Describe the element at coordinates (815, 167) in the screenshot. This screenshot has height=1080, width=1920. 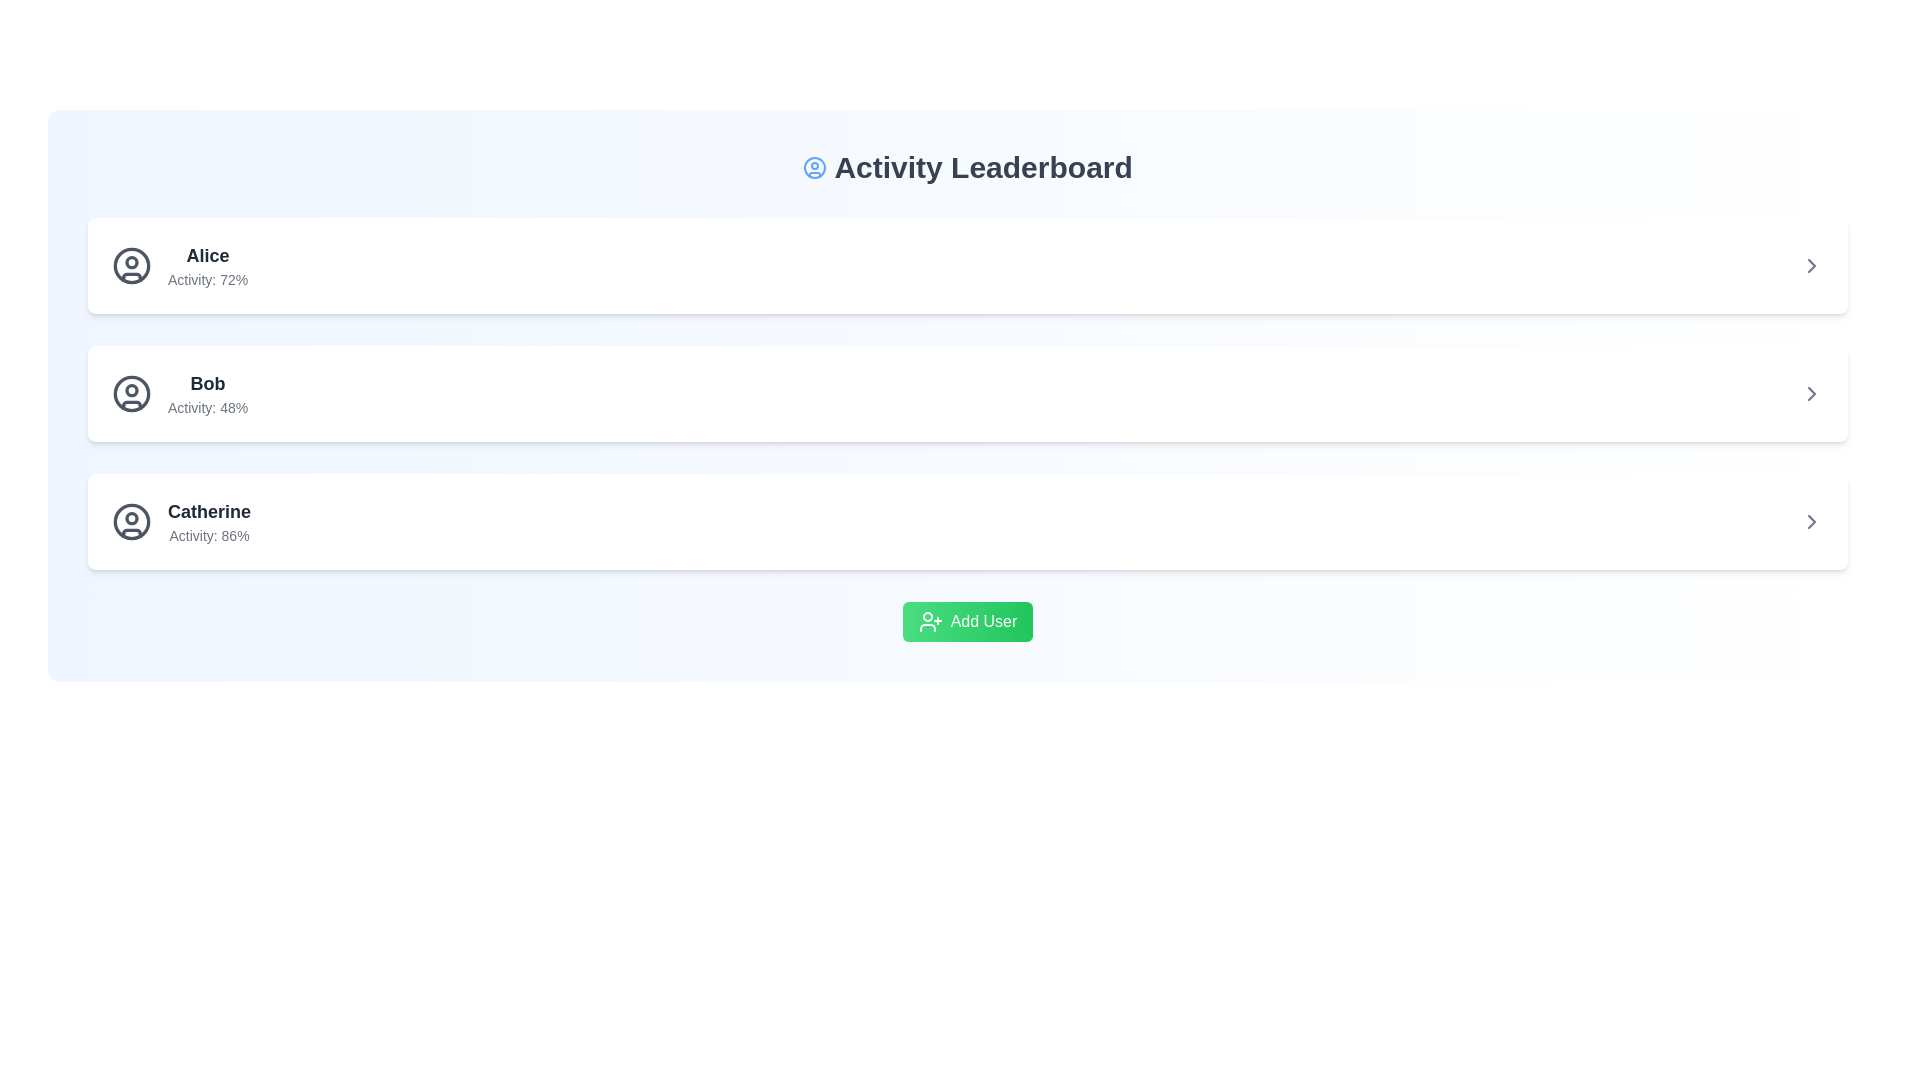
I see `the graphical icon (SVG element) located at the top-left corner of the interface, which represents user-related content and is positioned to the right of the title 'Activity Leaderboard'` at that location.